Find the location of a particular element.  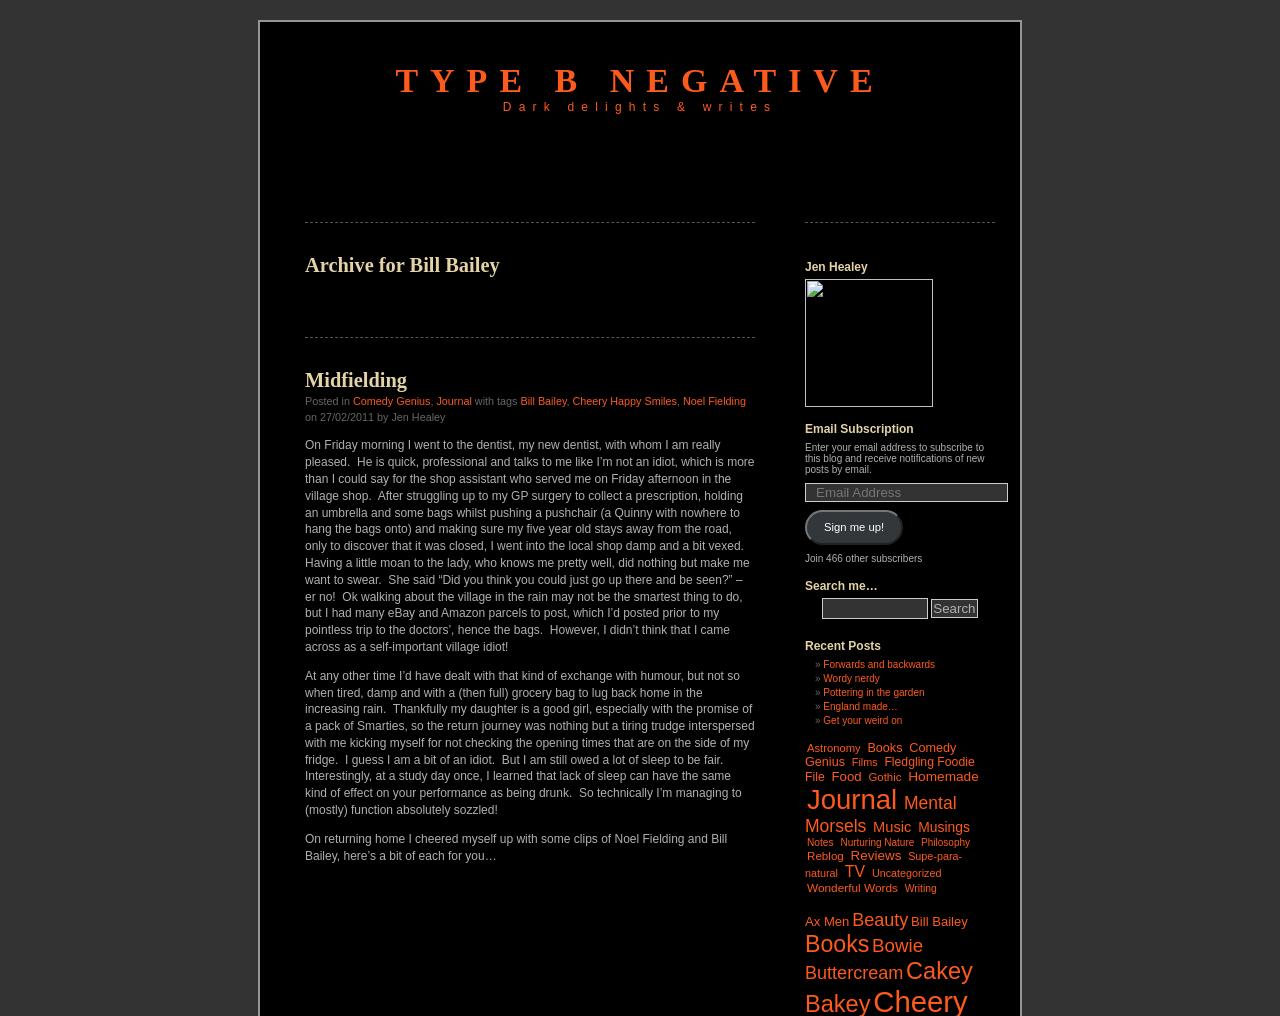

'Astronomy' is located at coordinates (833, 746).